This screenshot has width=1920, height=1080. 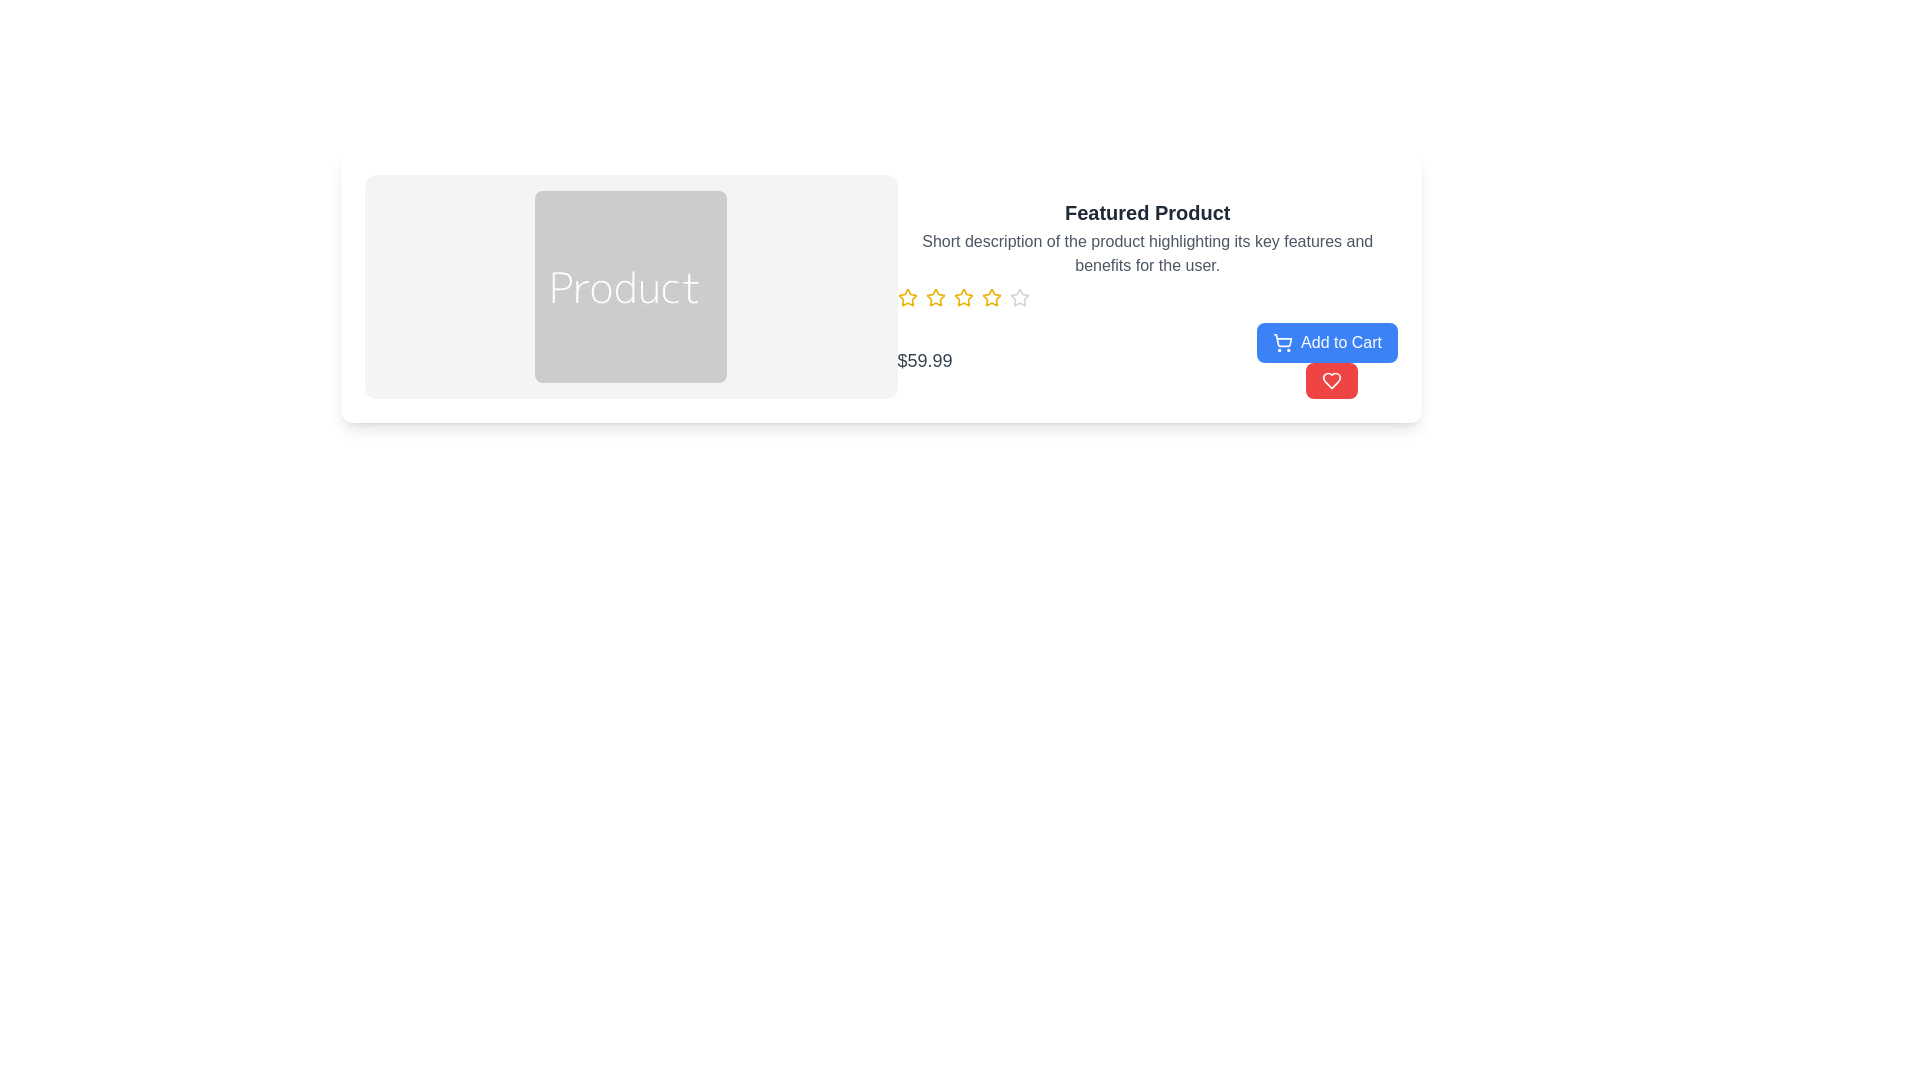 I want to click on the third star icon in the horizontal row of five star icons used for rating the product, so click(x=963, y=297).